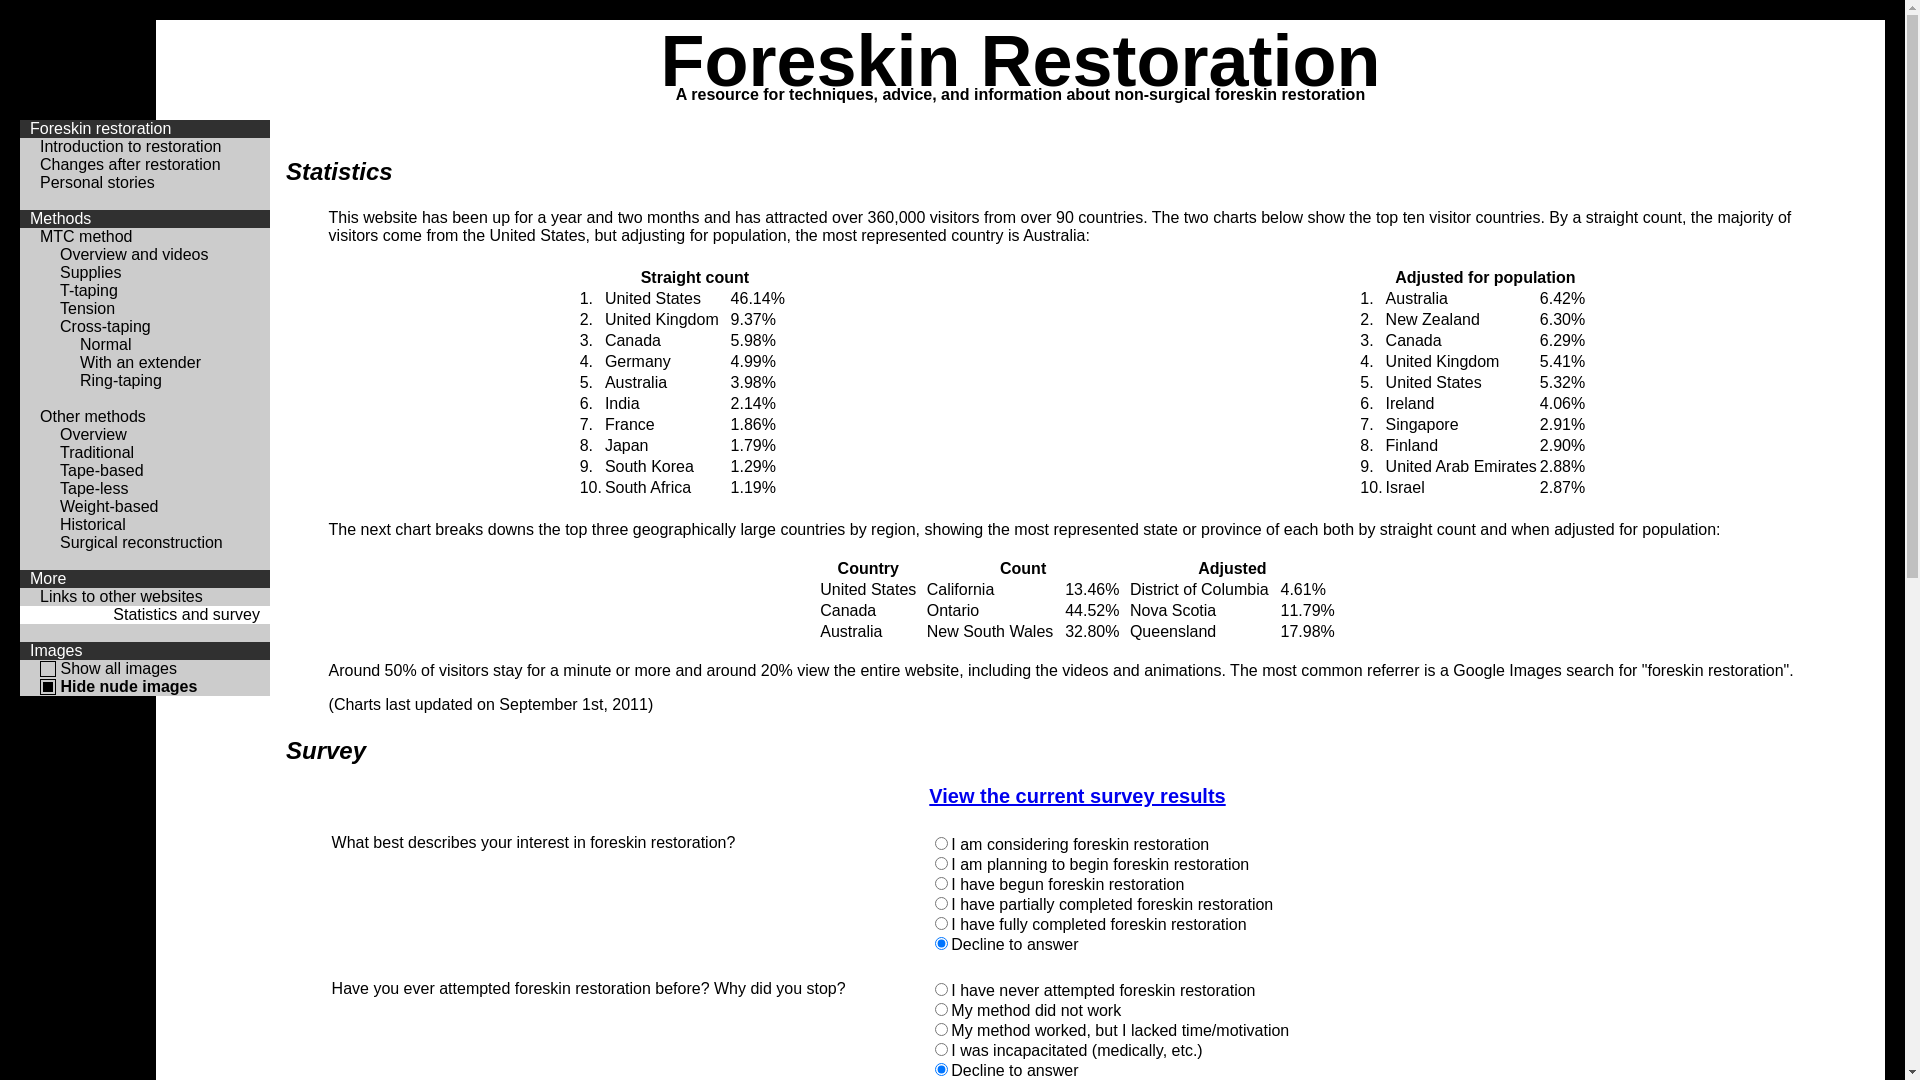 This screenshot has width=1920, height=1080. I want to click on 'T-taping', so click(59, 290).